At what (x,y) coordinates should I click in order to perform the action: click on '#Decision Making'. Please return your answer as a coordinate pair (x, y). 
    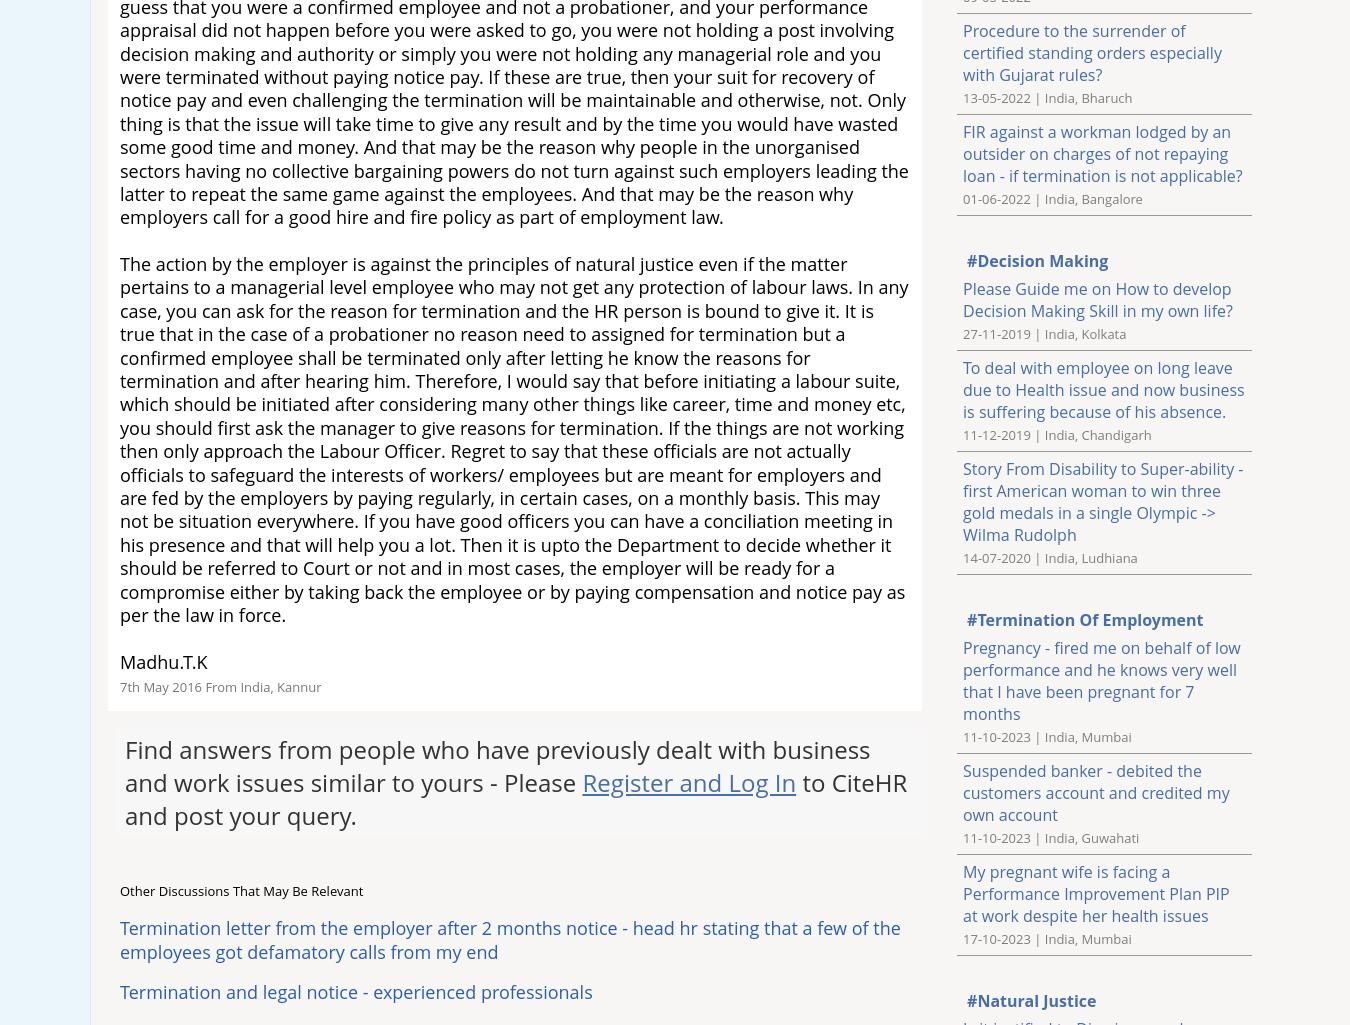
    Looking at the image, I should click on (1037, 259).